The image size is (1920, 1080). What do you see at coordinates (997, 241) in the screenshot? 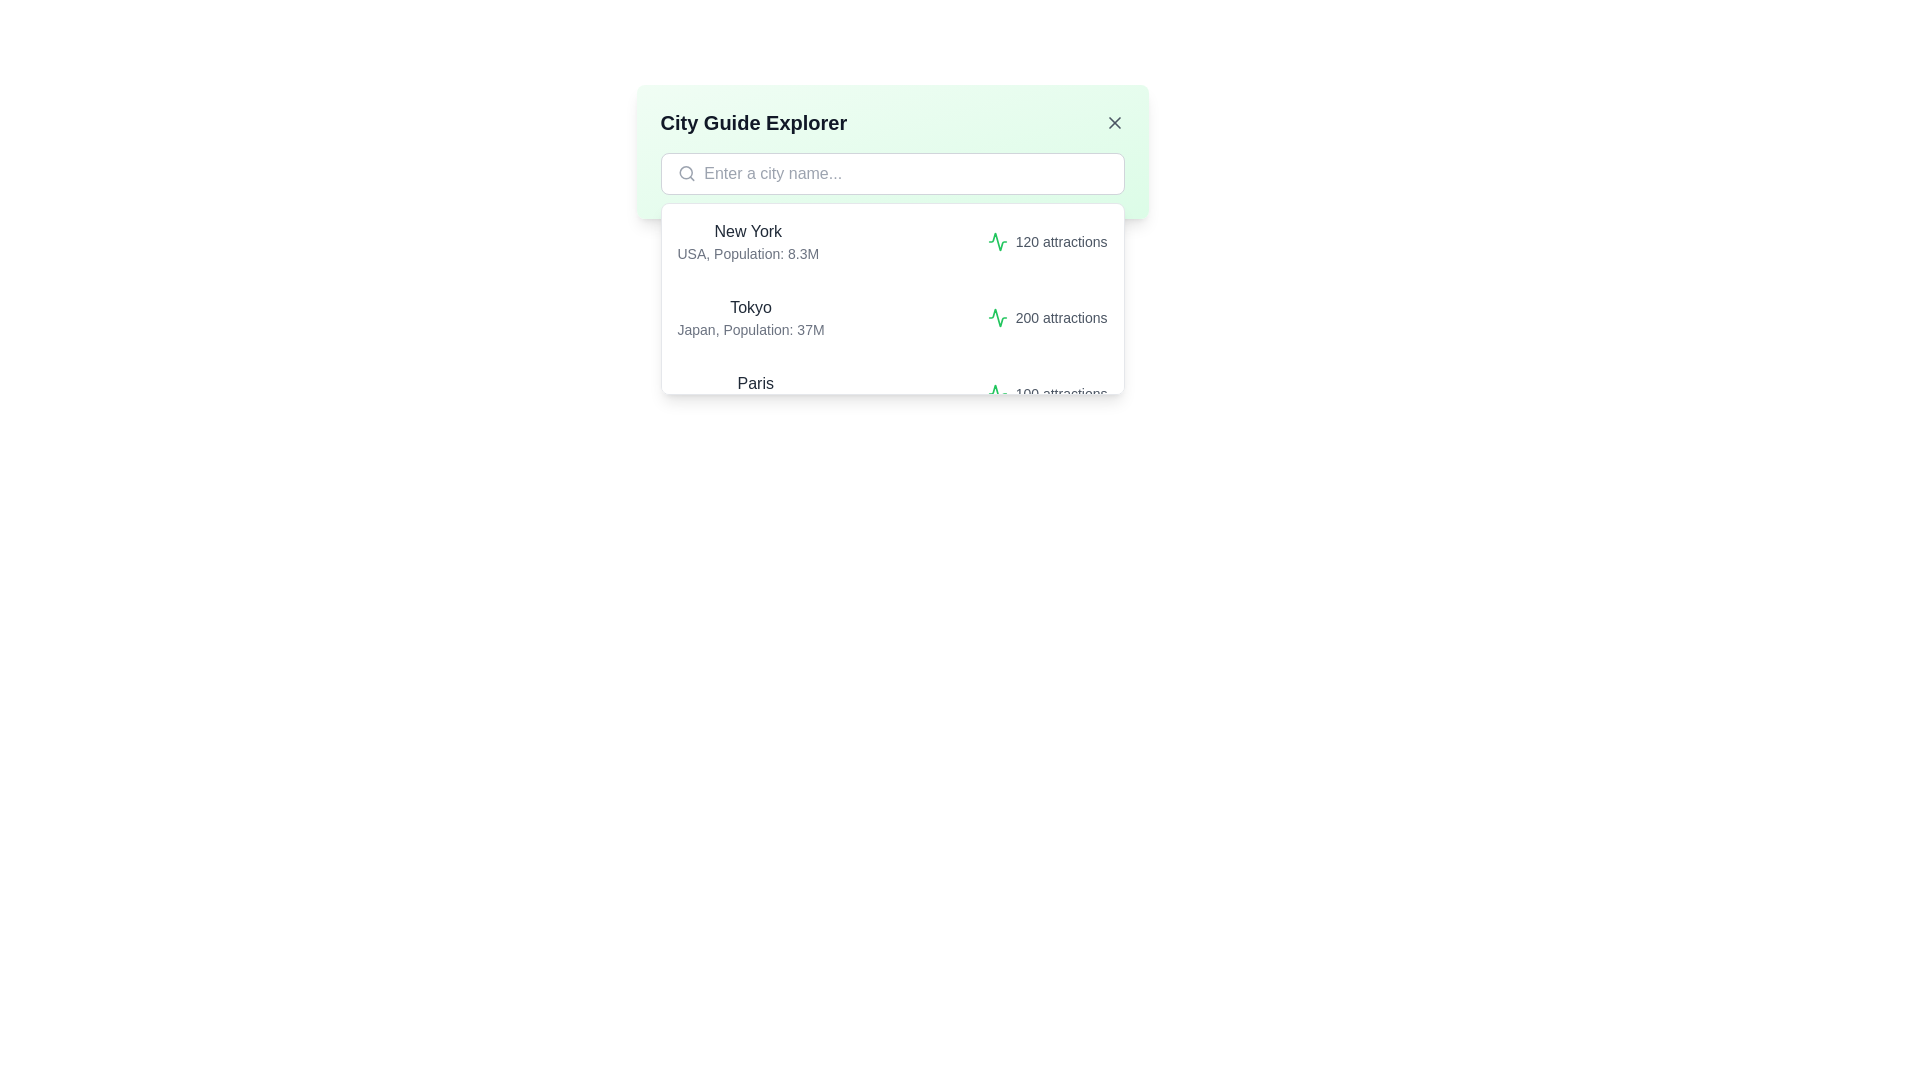
I see `the small green heartbeat curve icon located to the left of the text '120 attractions' in the New York city entry list` at bounding box center [997, 241].